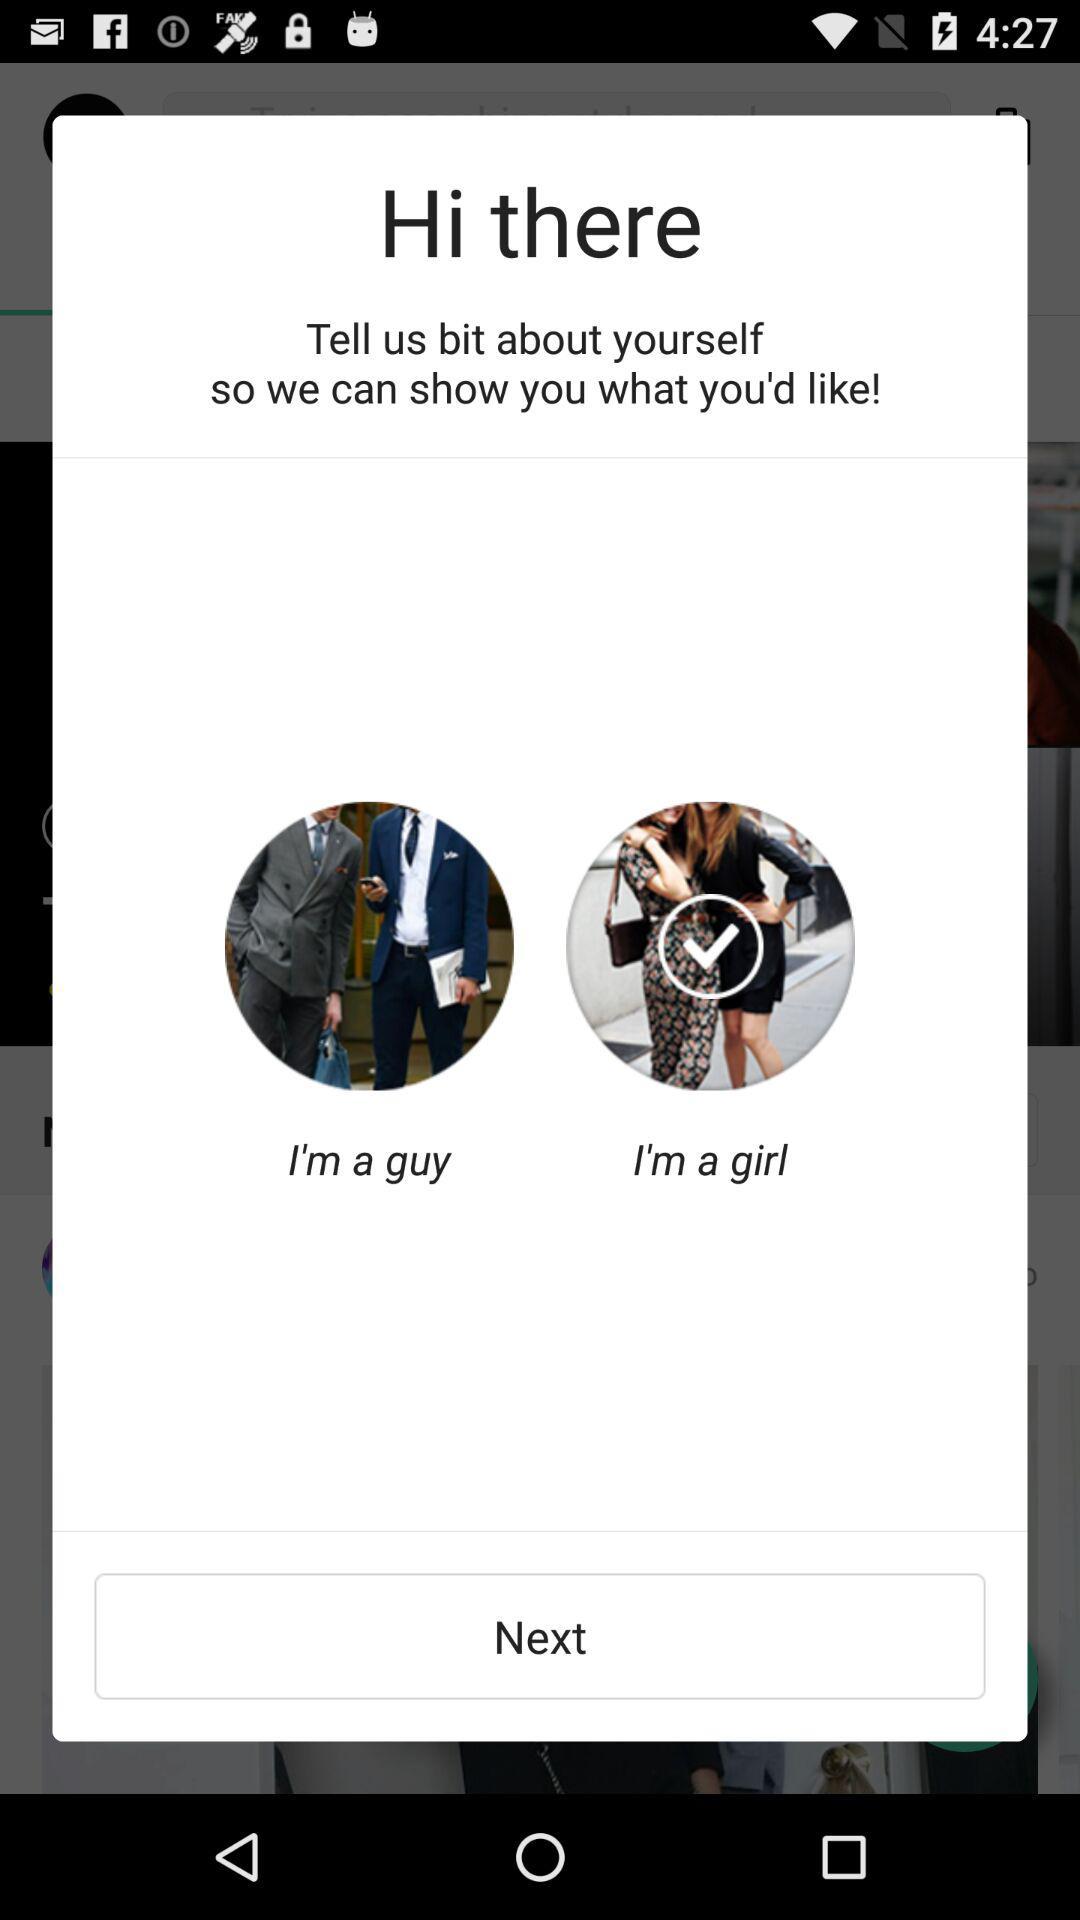 The width and height of the screenshot is (1080, 1920). What do you see at coordinates (709, 945) in the screenshot?
I see `im a girl option` at bounding box center [709, 945].